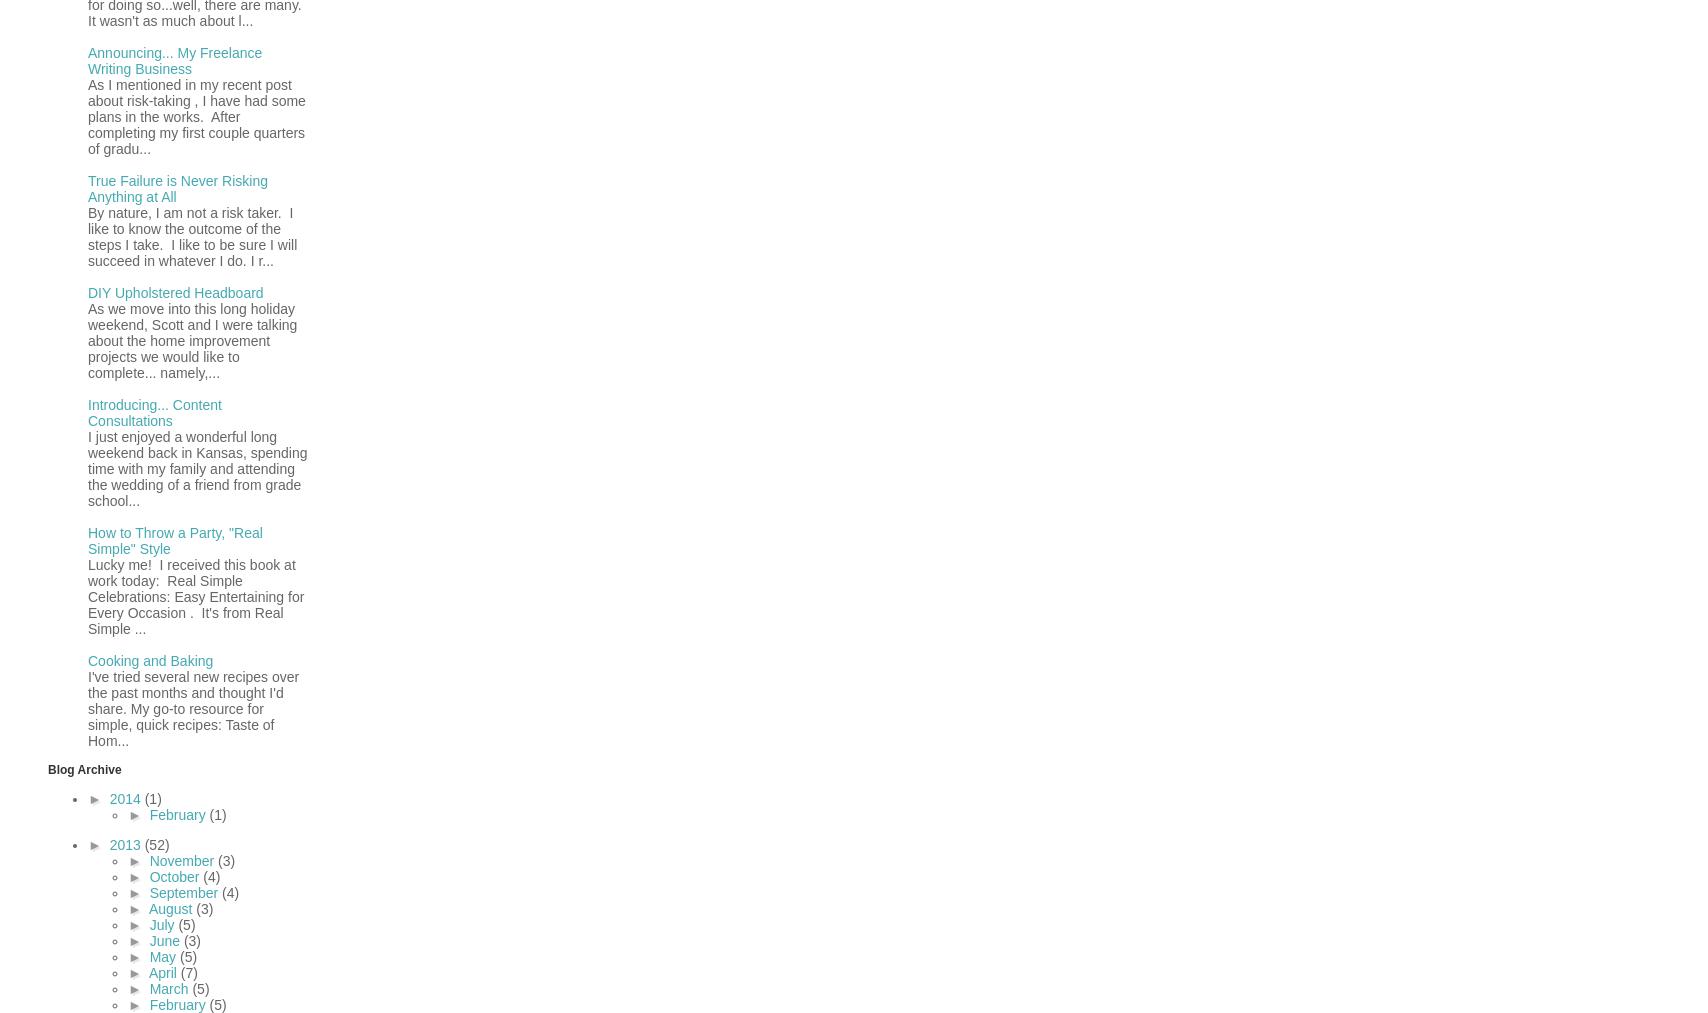 Image resolution: width=1708 pixels, height=1013 pixels. I want to click on '2014', so click(126, 798).